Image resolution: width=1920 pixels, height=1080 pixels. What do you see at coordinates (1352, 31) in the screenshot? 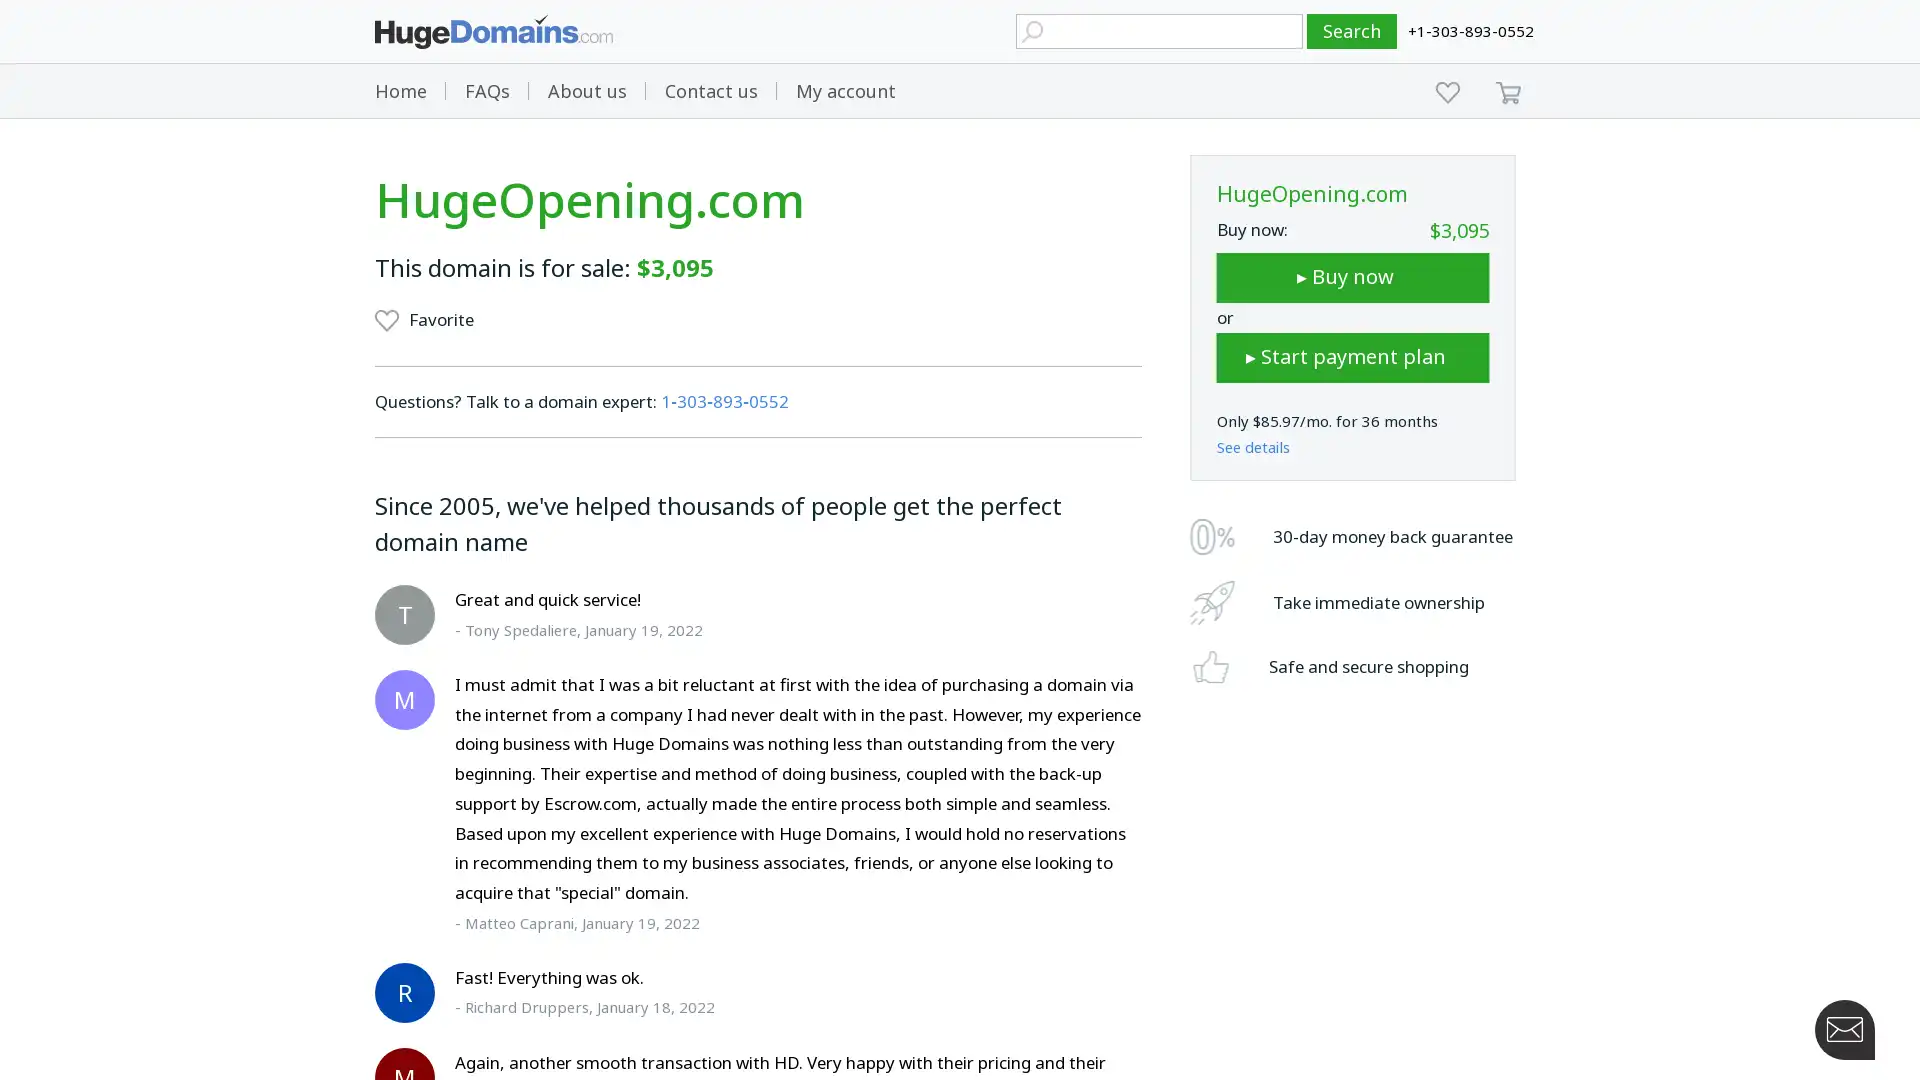
I see `Search` at bounding box center [1352, 31].